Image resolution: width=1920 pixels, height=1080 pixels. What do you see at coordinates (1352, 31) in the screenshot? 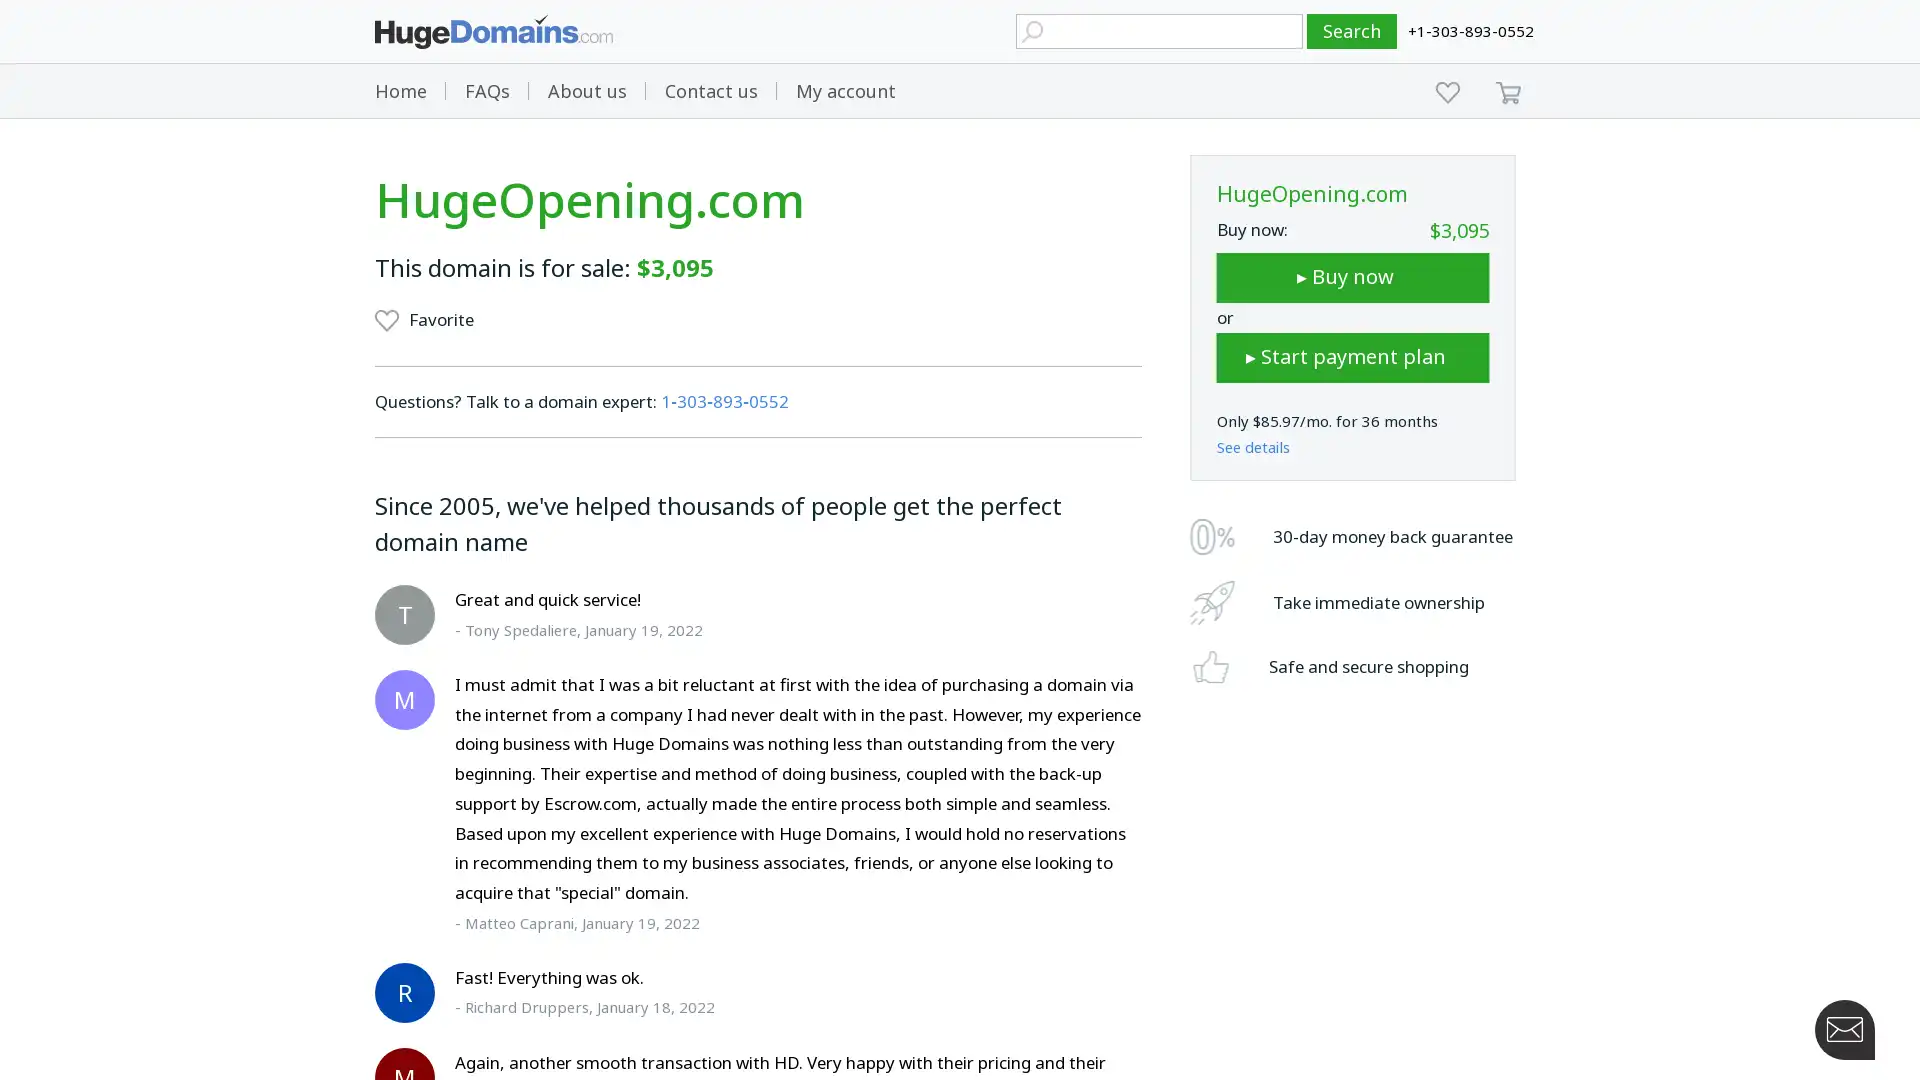
I see `Search` at bounding box center [1352, 31].